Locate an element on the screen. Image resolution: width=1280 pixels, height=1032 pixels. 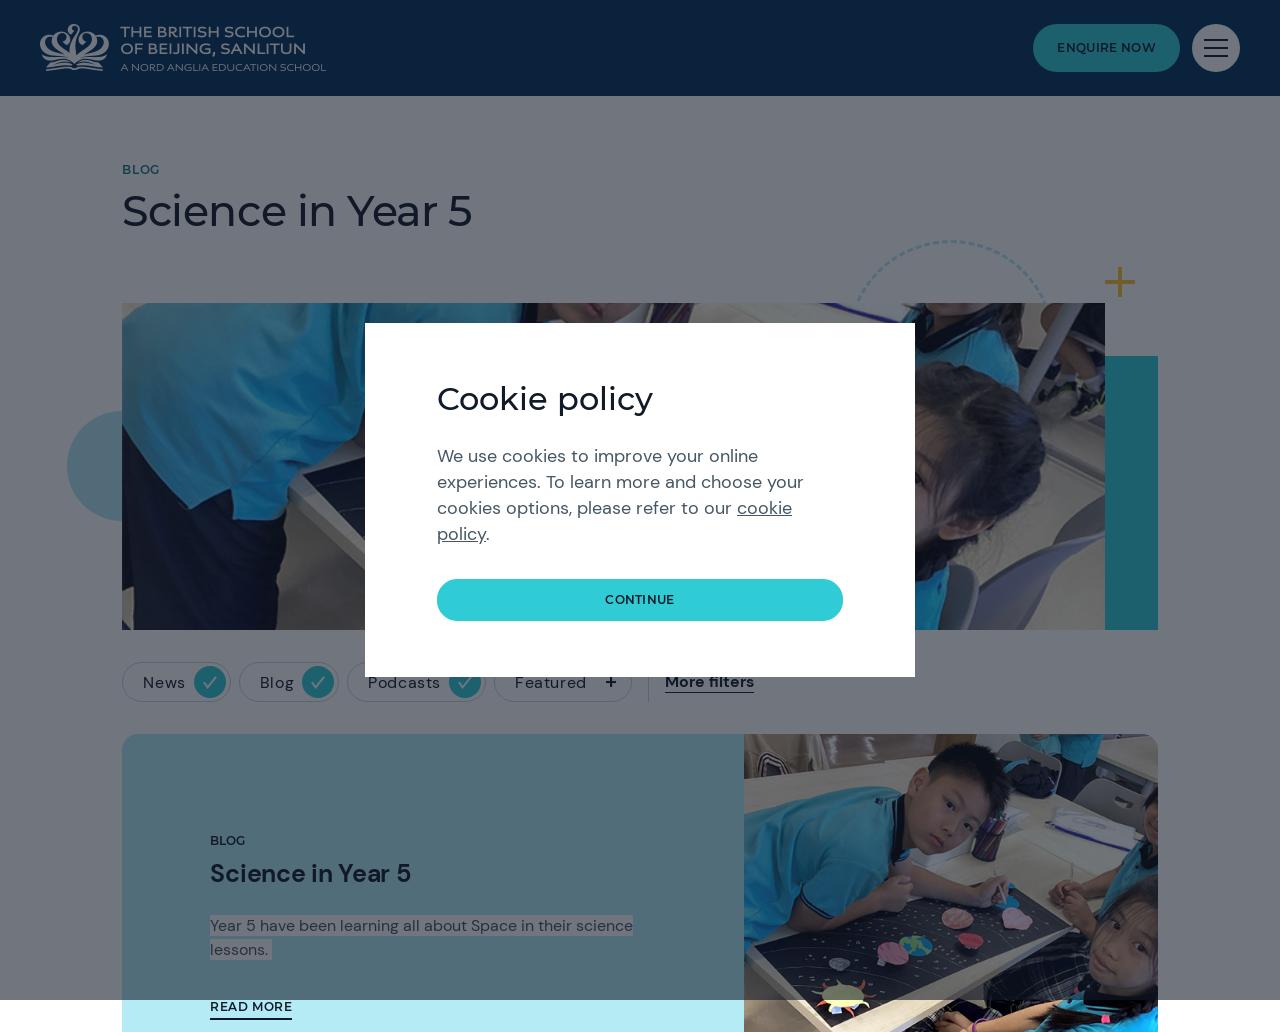
'continue' is located at coordinates (638, 599).